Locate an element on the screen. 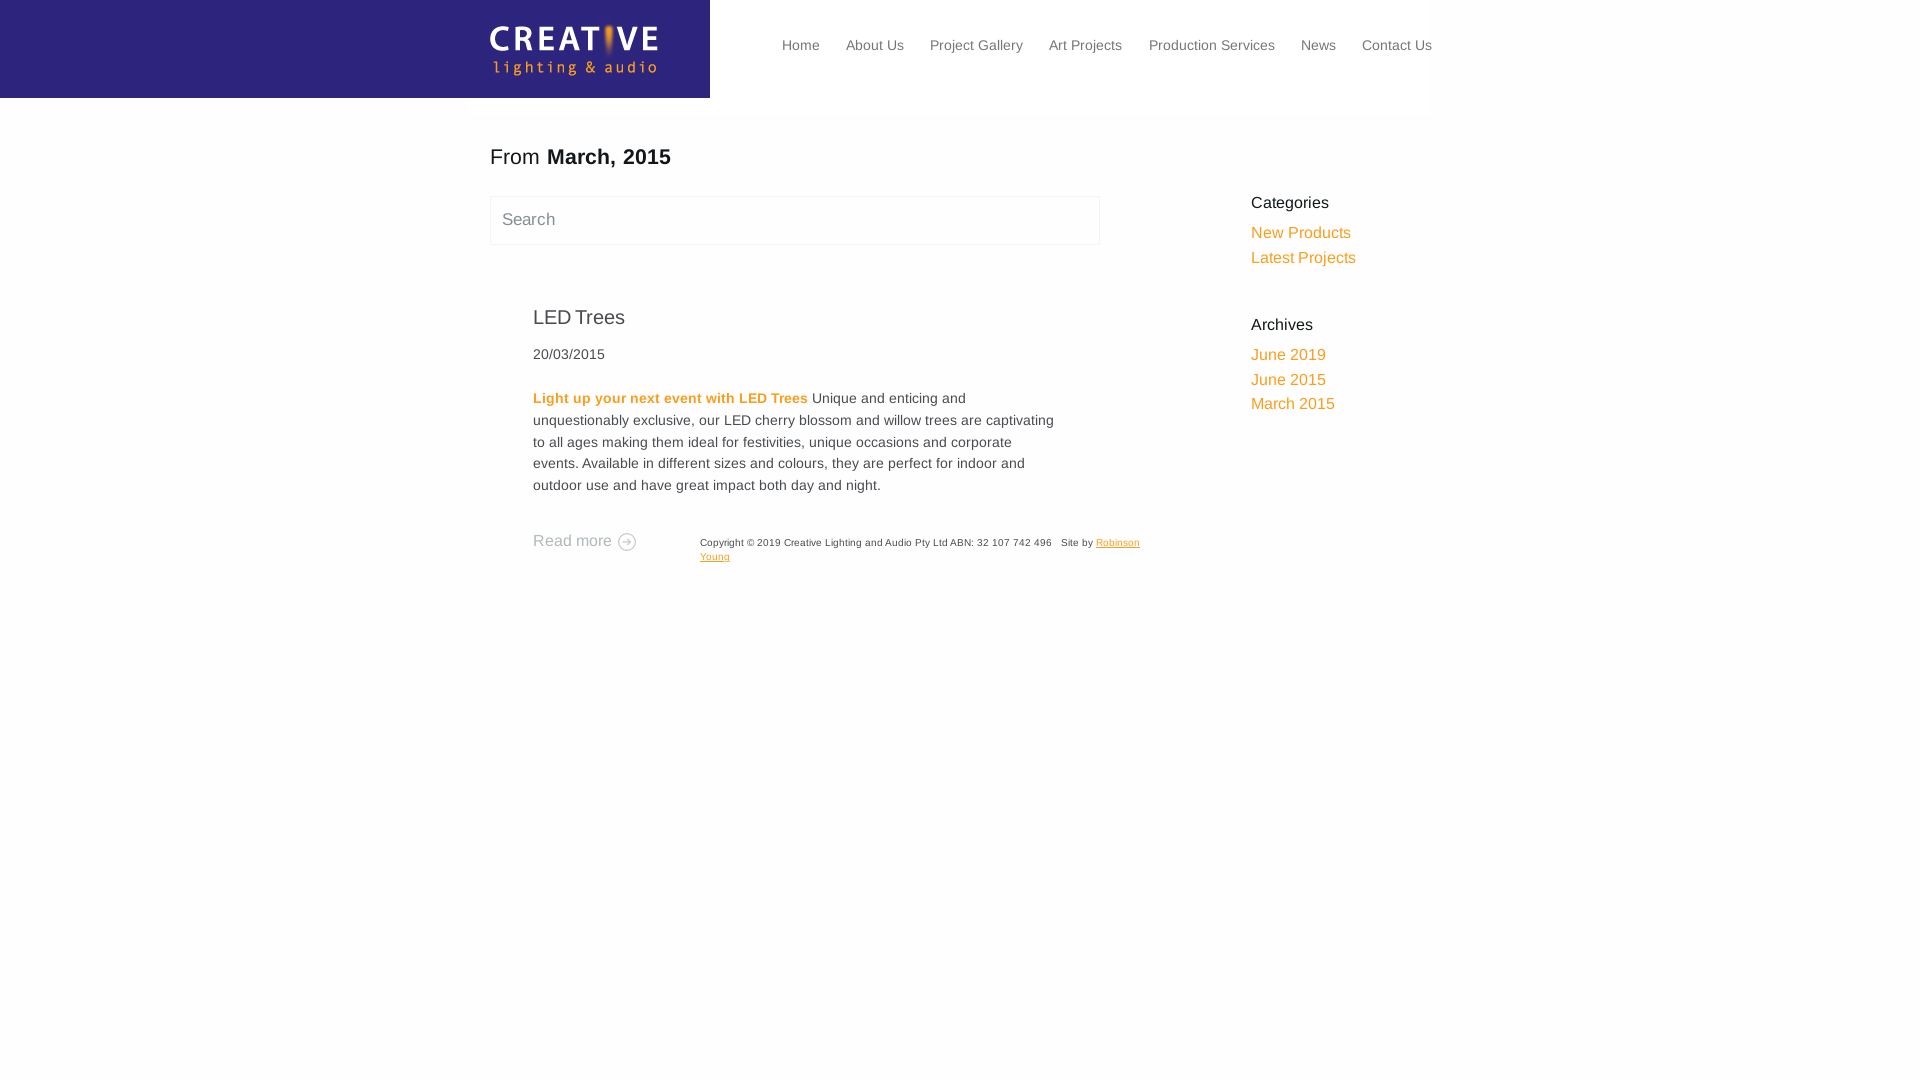 The width and height of the screenshot is (1920, 1080). '20/03/2015' is located at coordinates (566, 353).